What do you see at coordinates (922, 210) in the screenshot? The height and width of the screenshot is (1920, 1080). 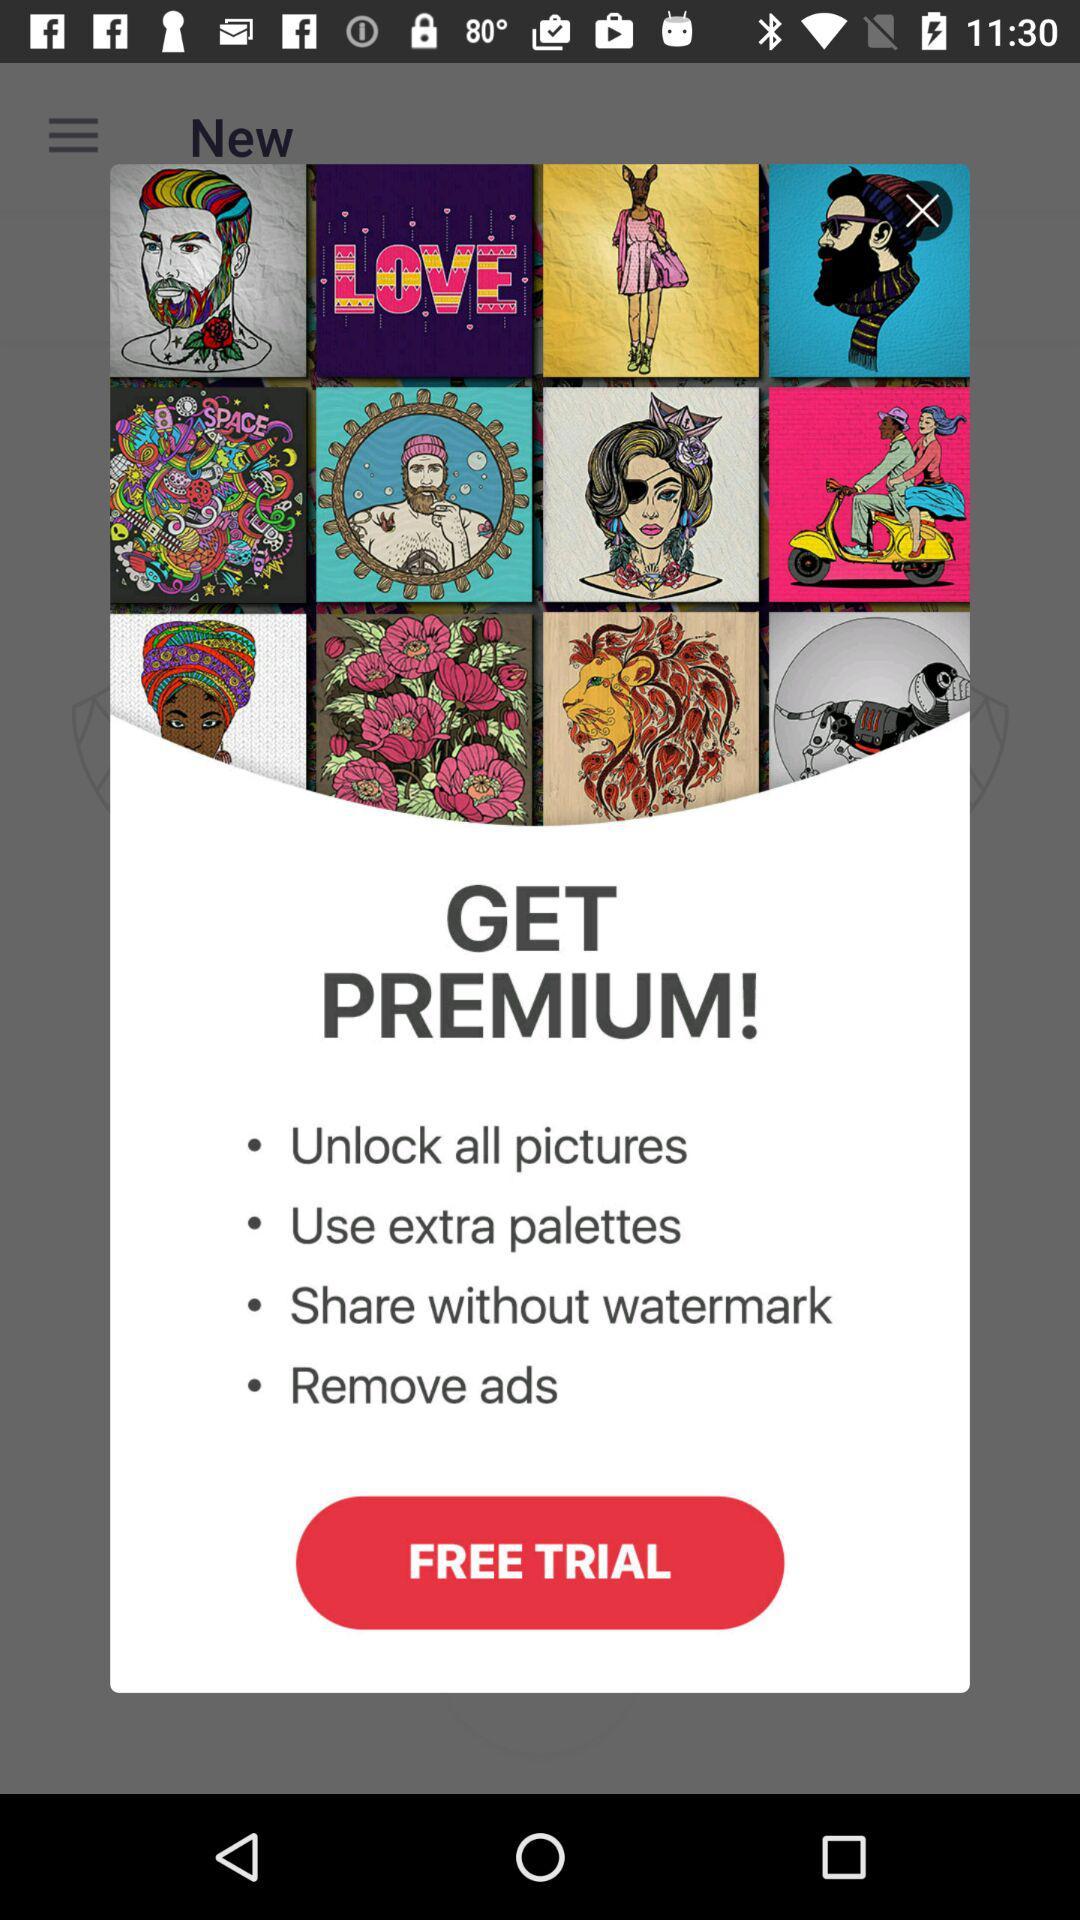 I see `close` at bounding box center [922, 210].